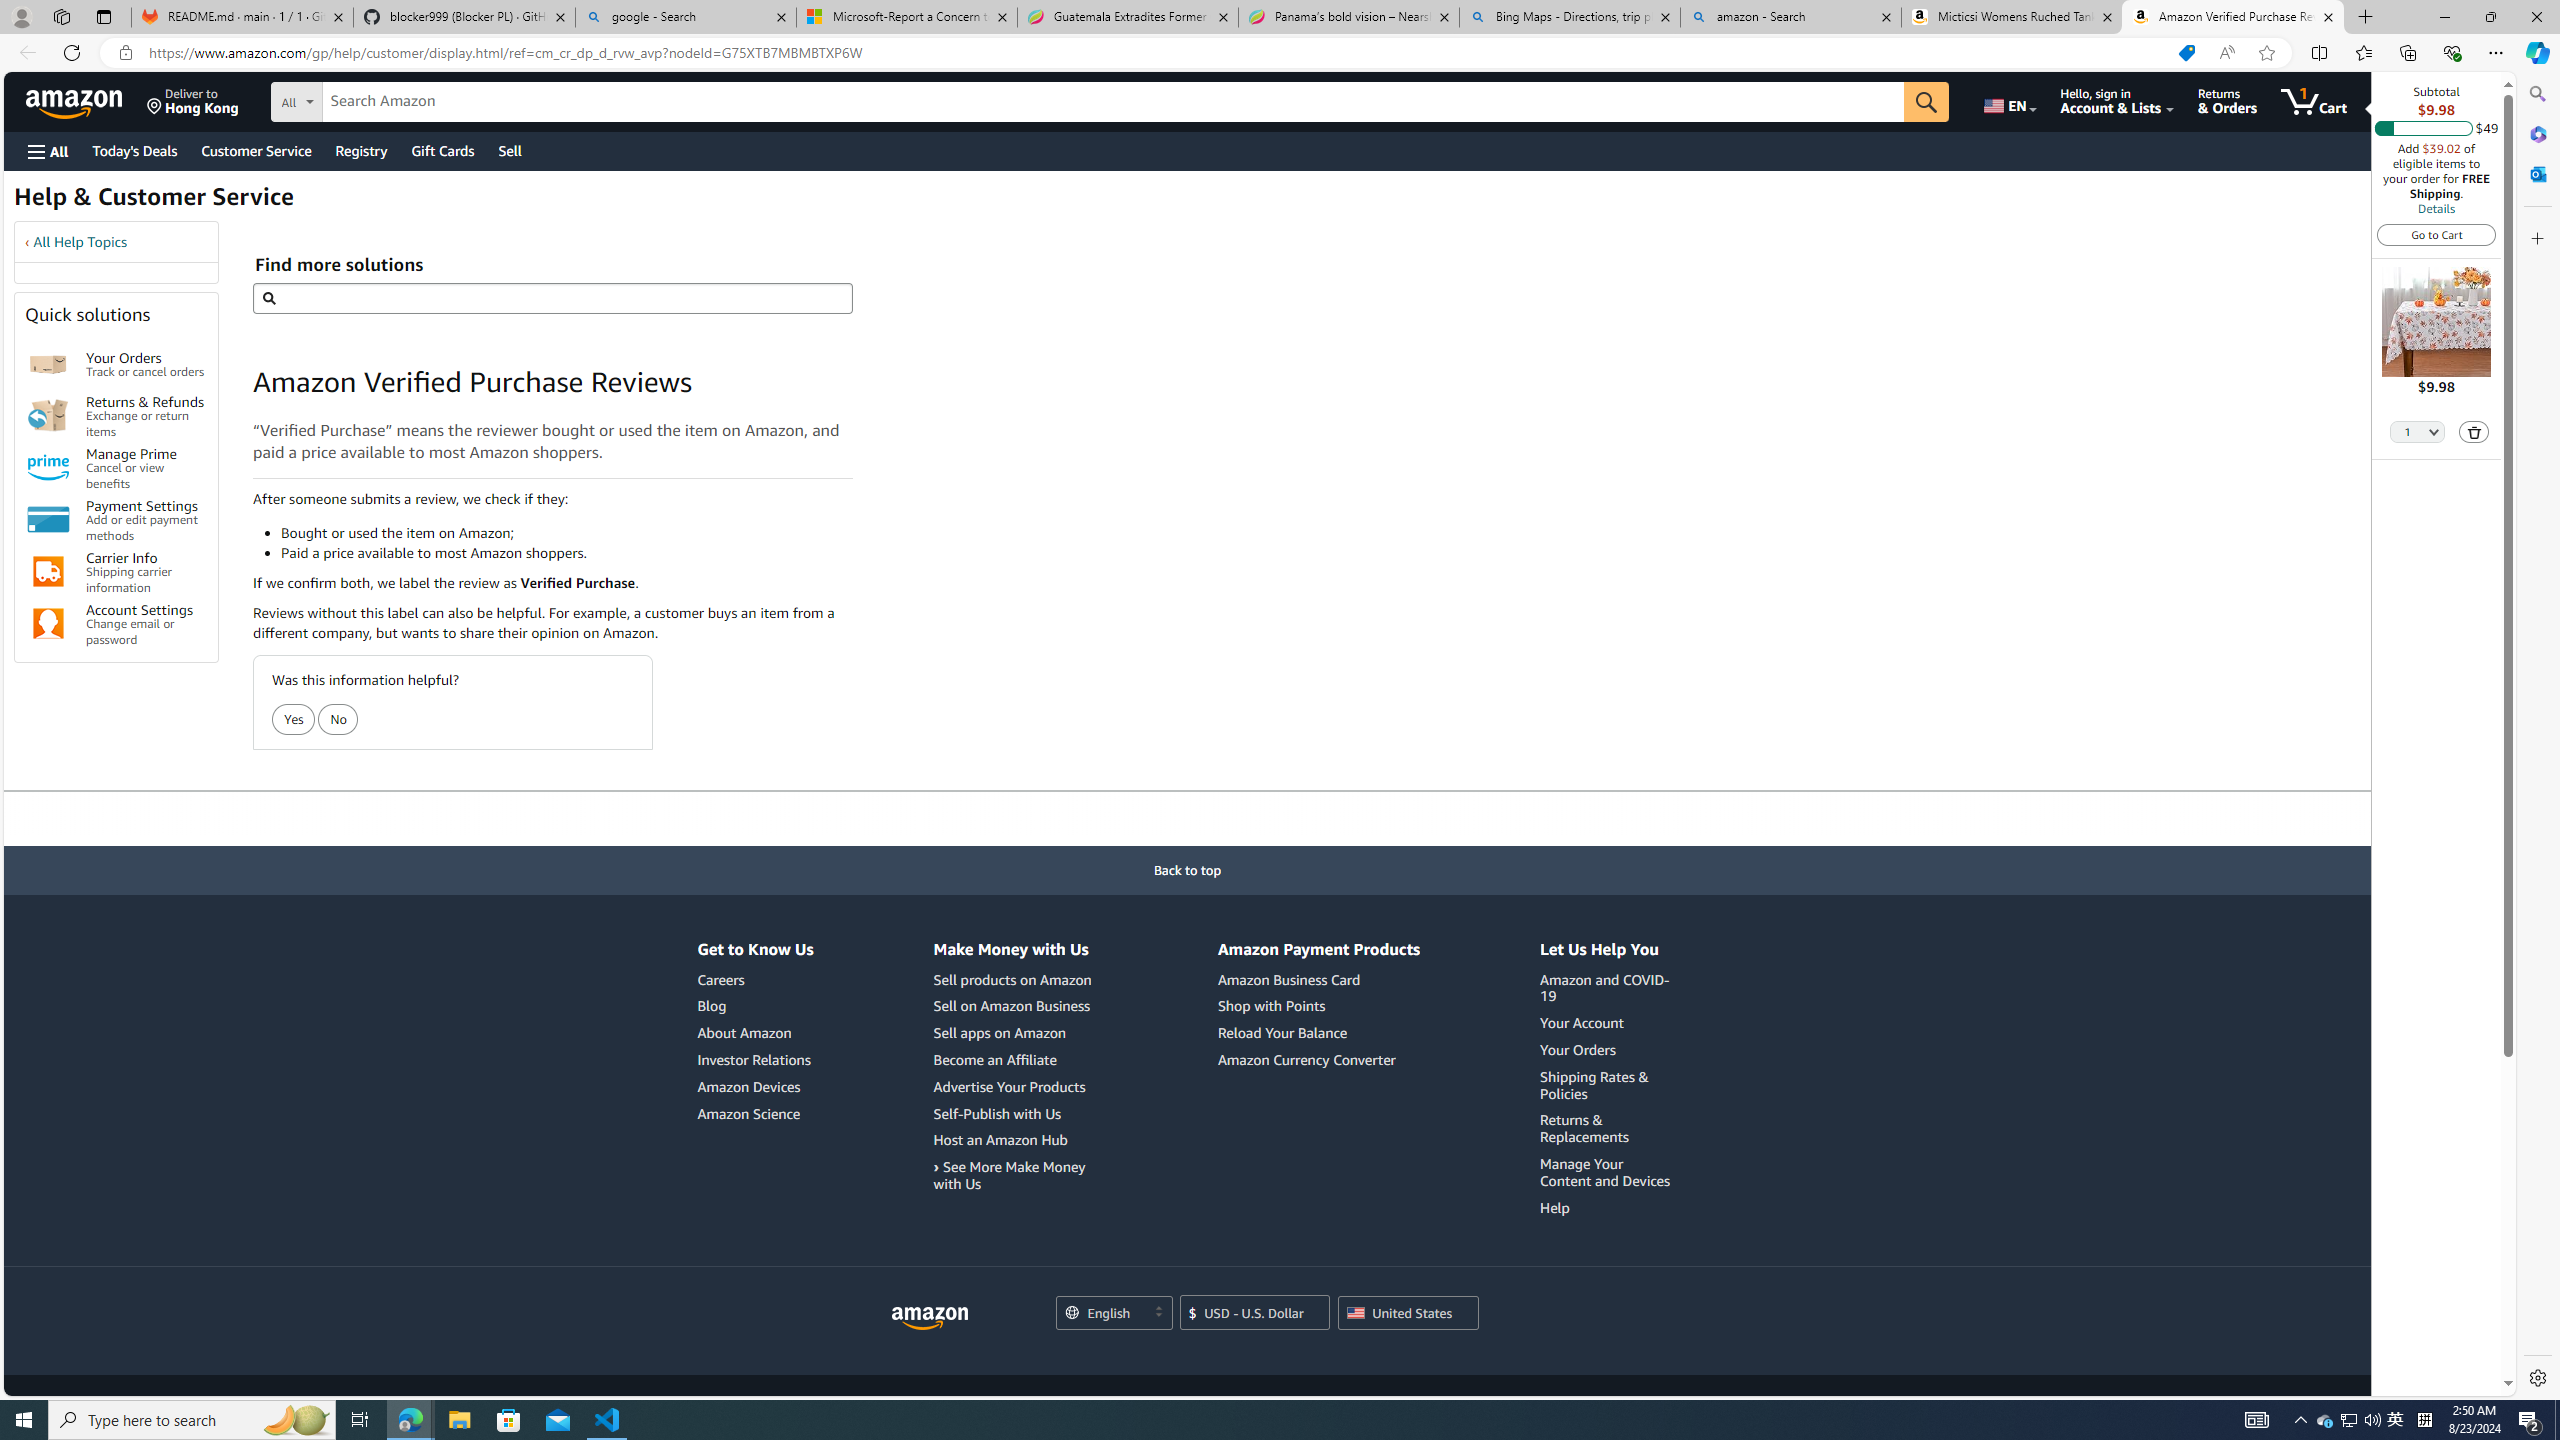 This screenshot has height=1440, width=2560. What do you see at coordinates (2314, 100) in the screenshot?
I see `'1 item in cart'` at bounding box center [2314, 100].